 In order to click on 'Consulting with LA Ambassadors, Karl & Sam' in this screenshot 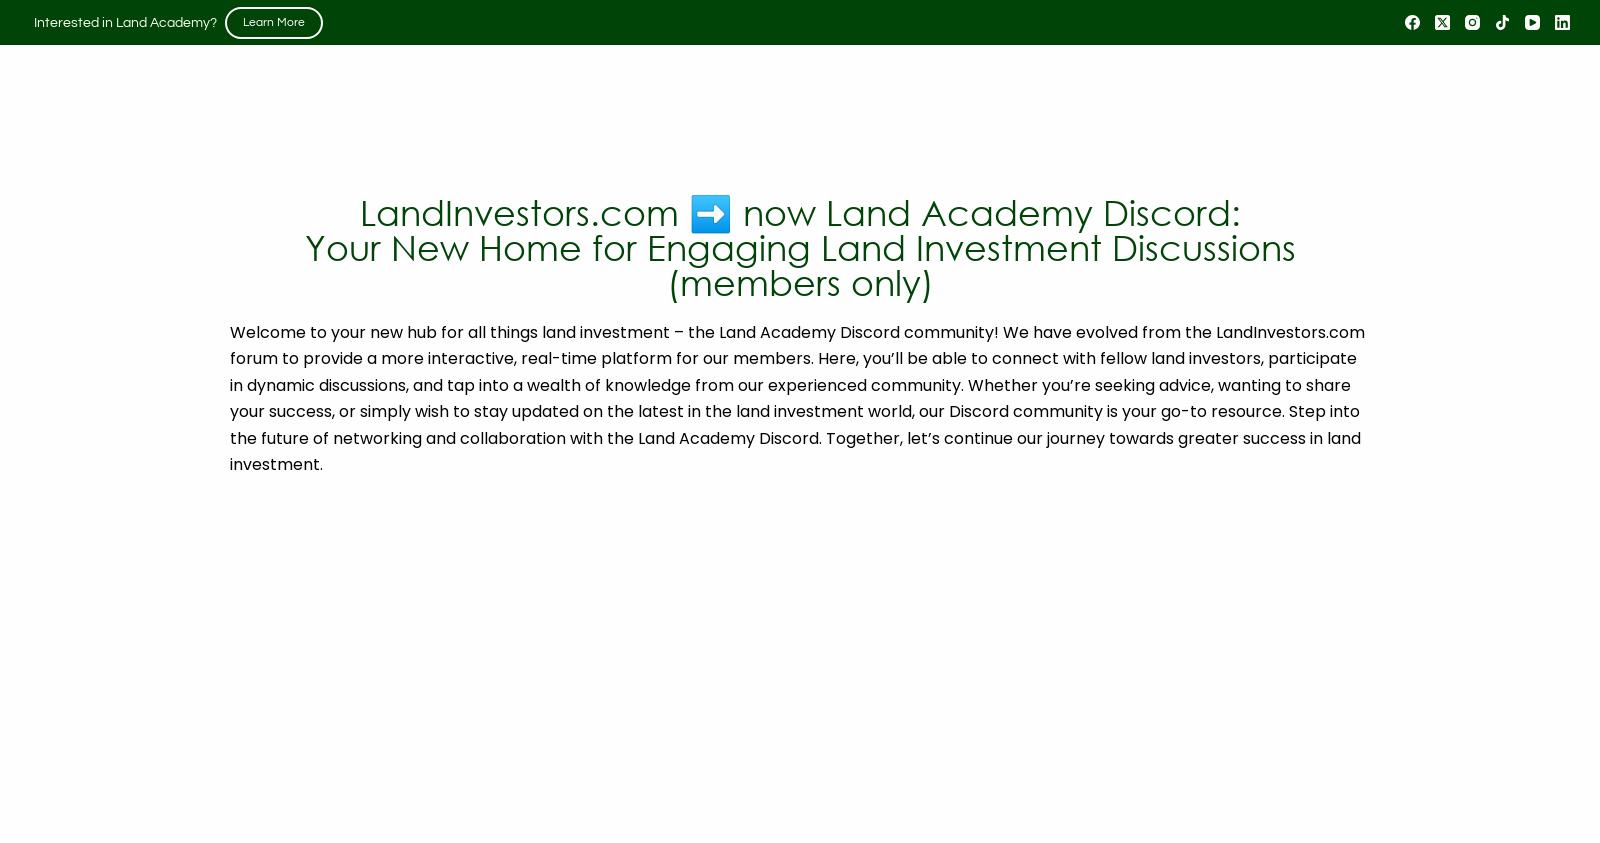, I will do `click(1232, 393)`.